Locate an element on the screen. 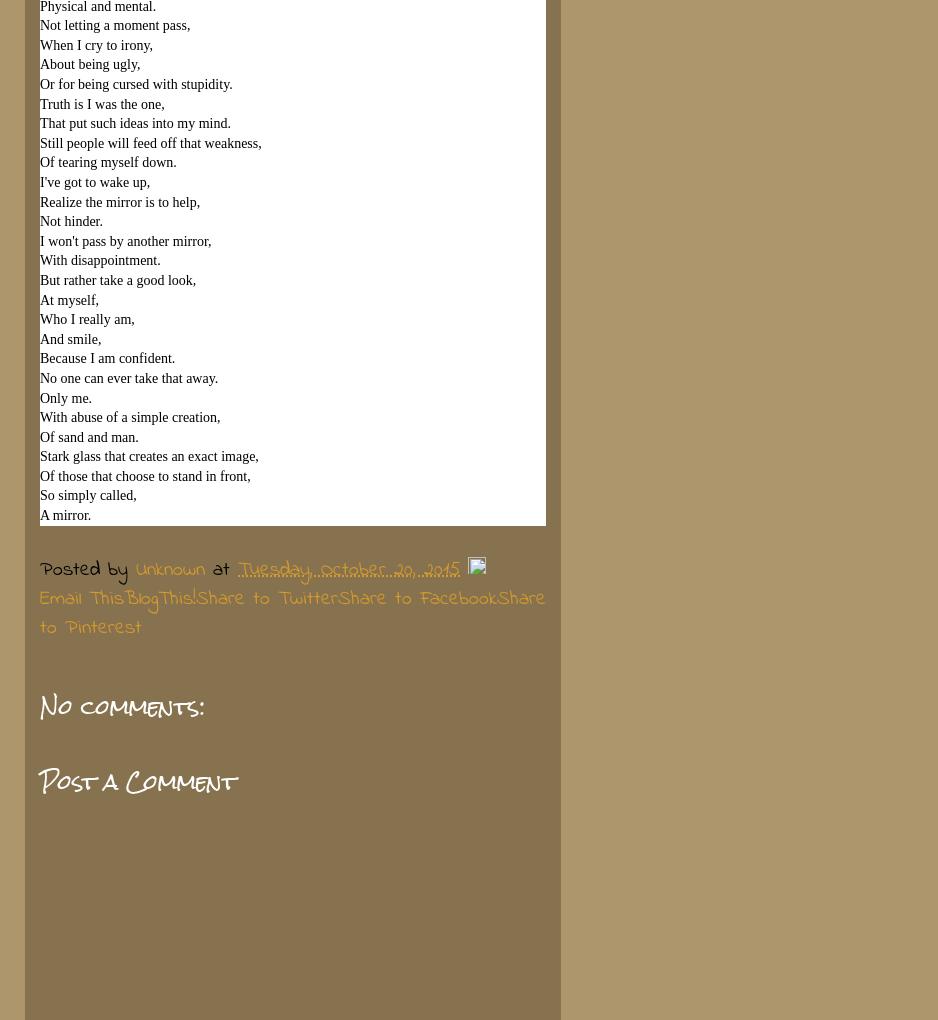  'Tuesday, October 20, 2015' is located at coordinates (349, 569).